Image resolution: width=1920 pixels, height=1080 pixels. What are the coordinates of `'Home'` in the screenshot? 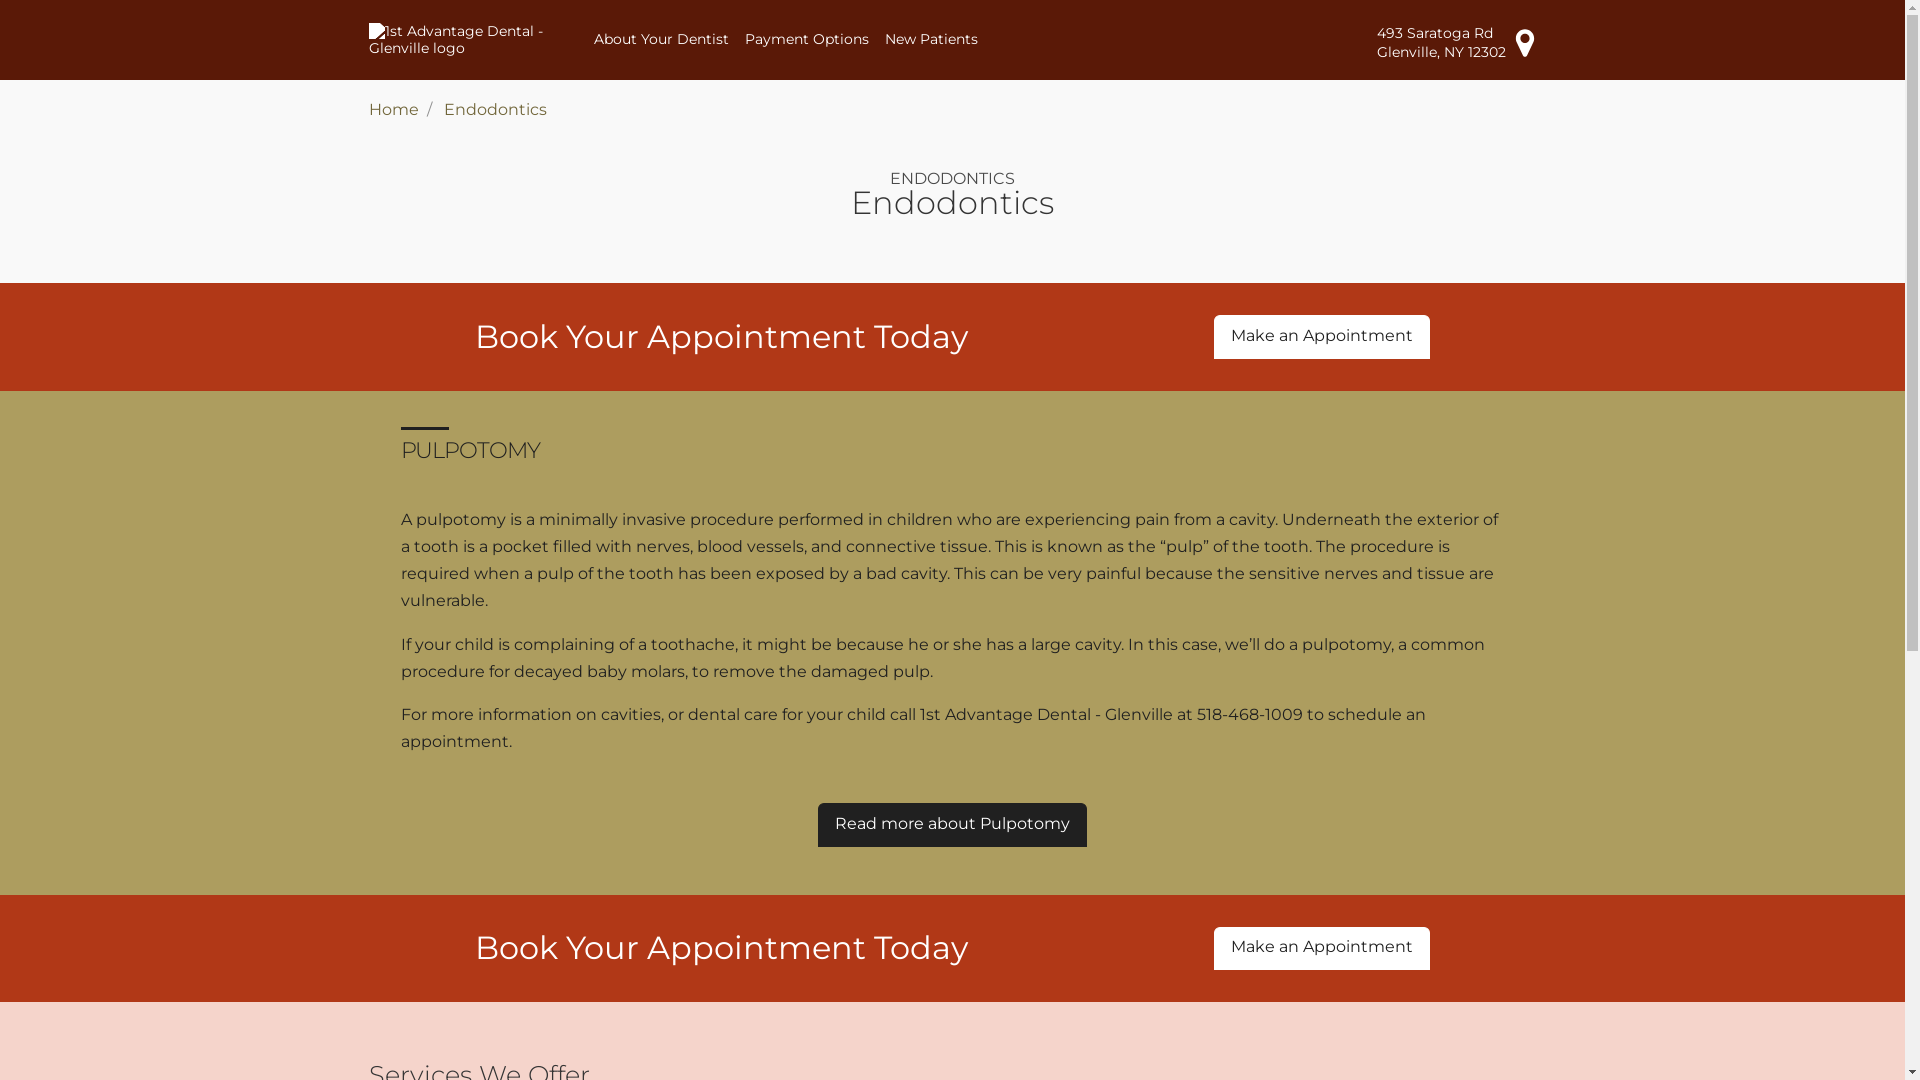 It's located at (393, 109).